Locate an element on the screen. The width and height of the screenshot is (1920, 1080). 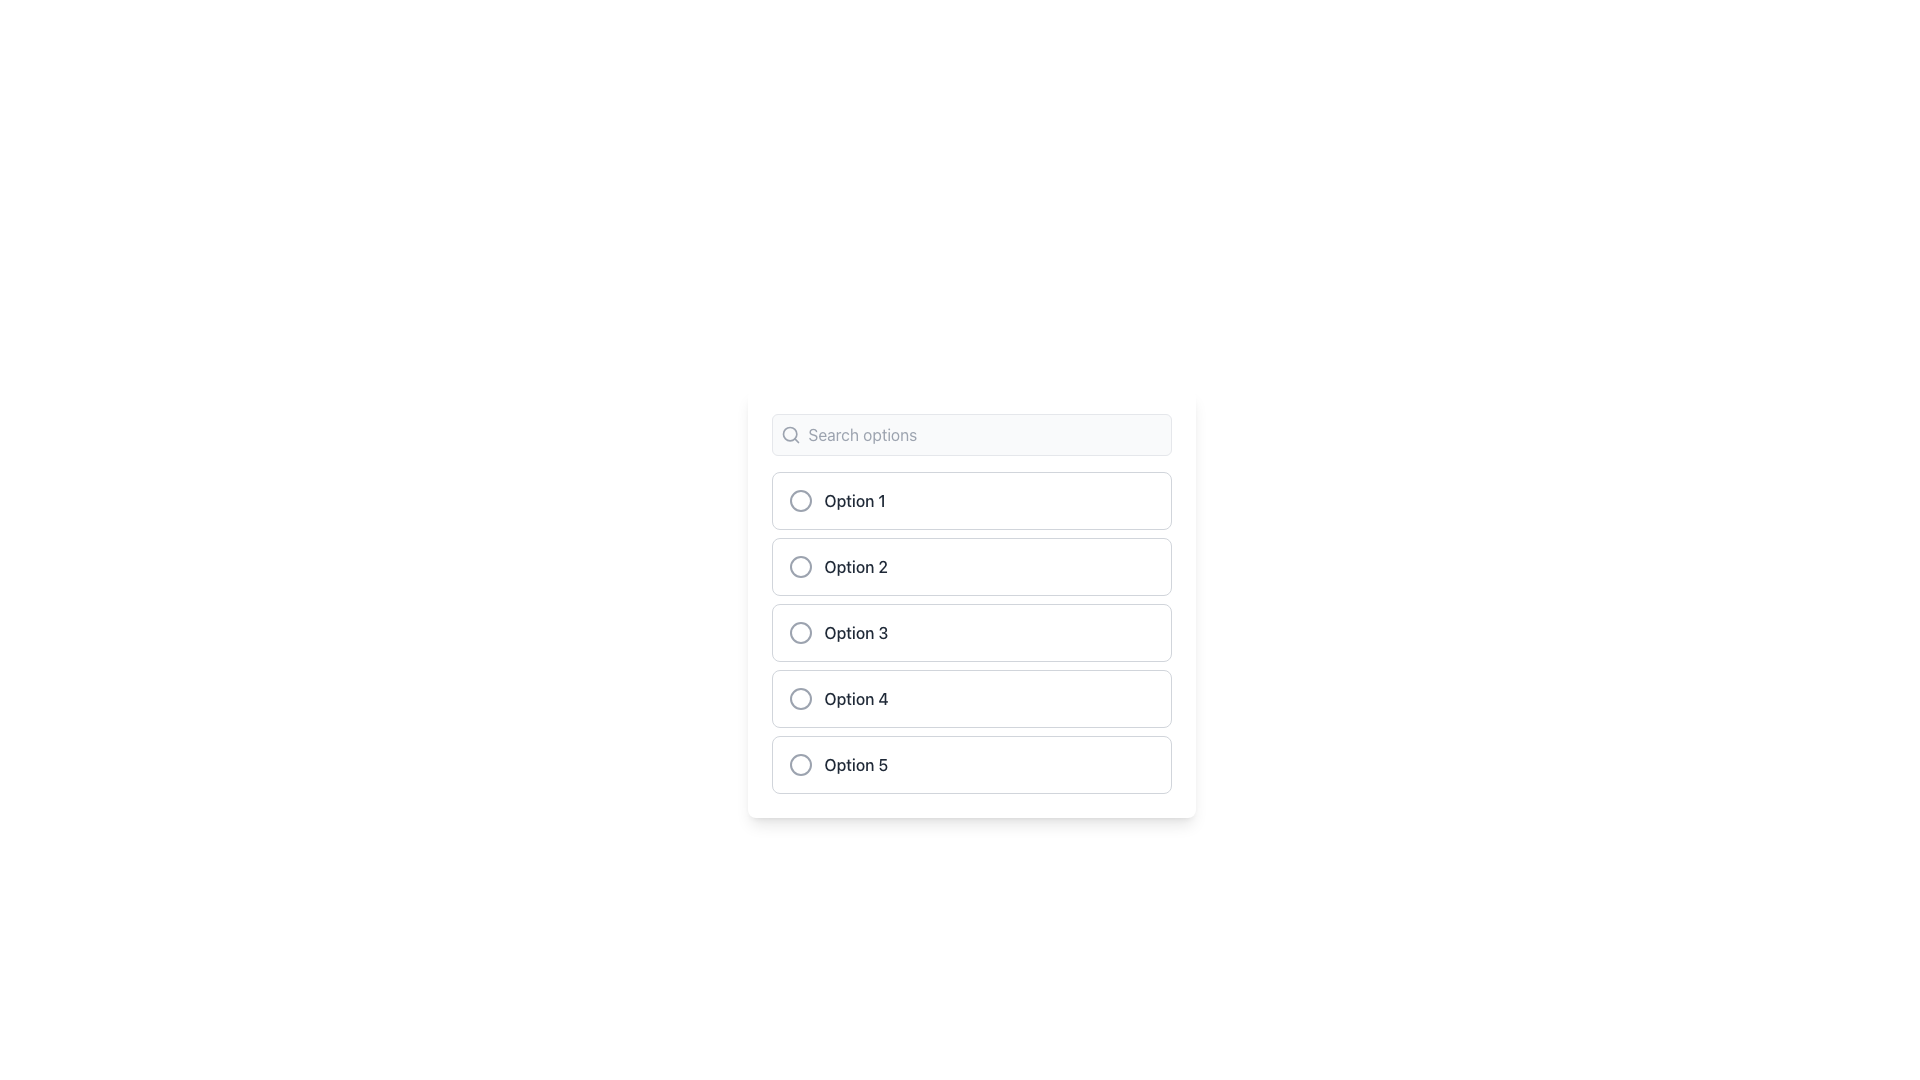
the radio button labeled 'Option 3' is located at coordinates (971, 632).